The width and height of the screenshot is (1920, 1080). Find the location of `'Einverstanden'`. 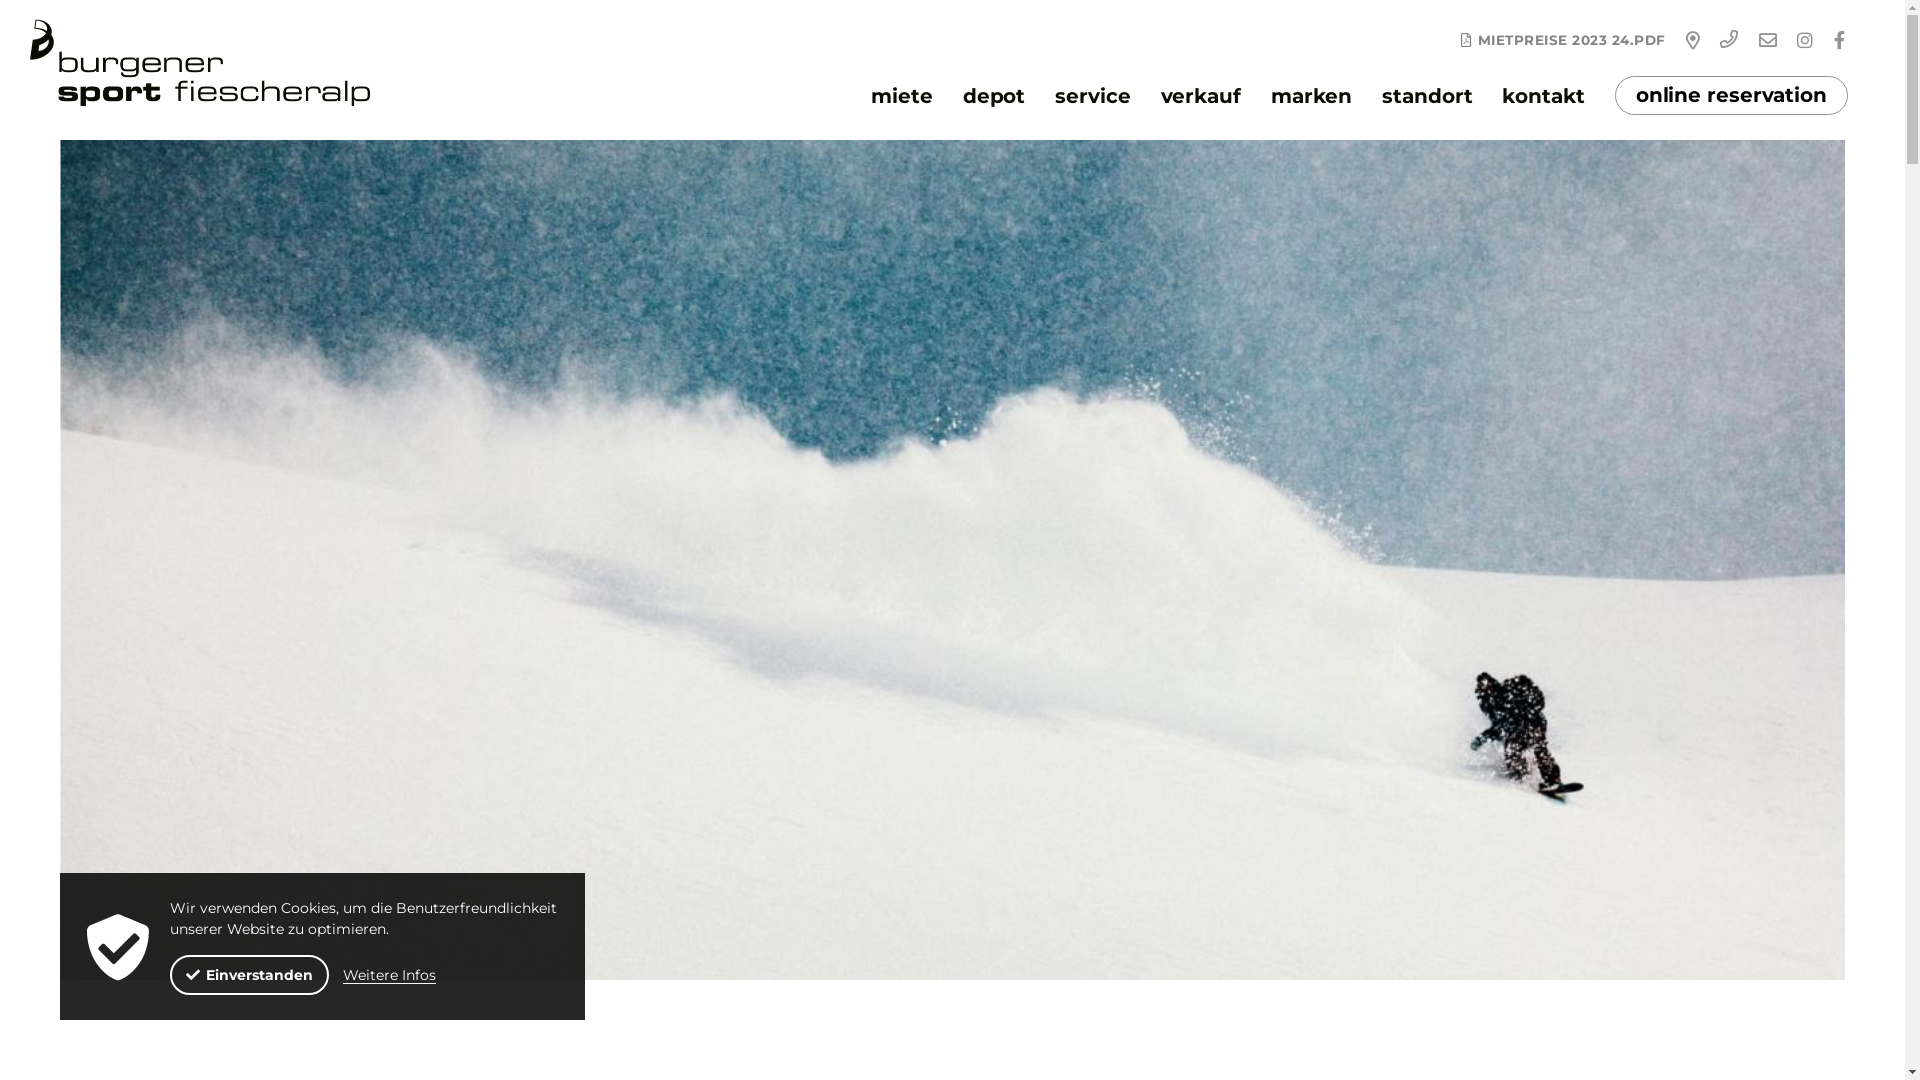

'Einverstanden' is located at coordinates (248, 974).